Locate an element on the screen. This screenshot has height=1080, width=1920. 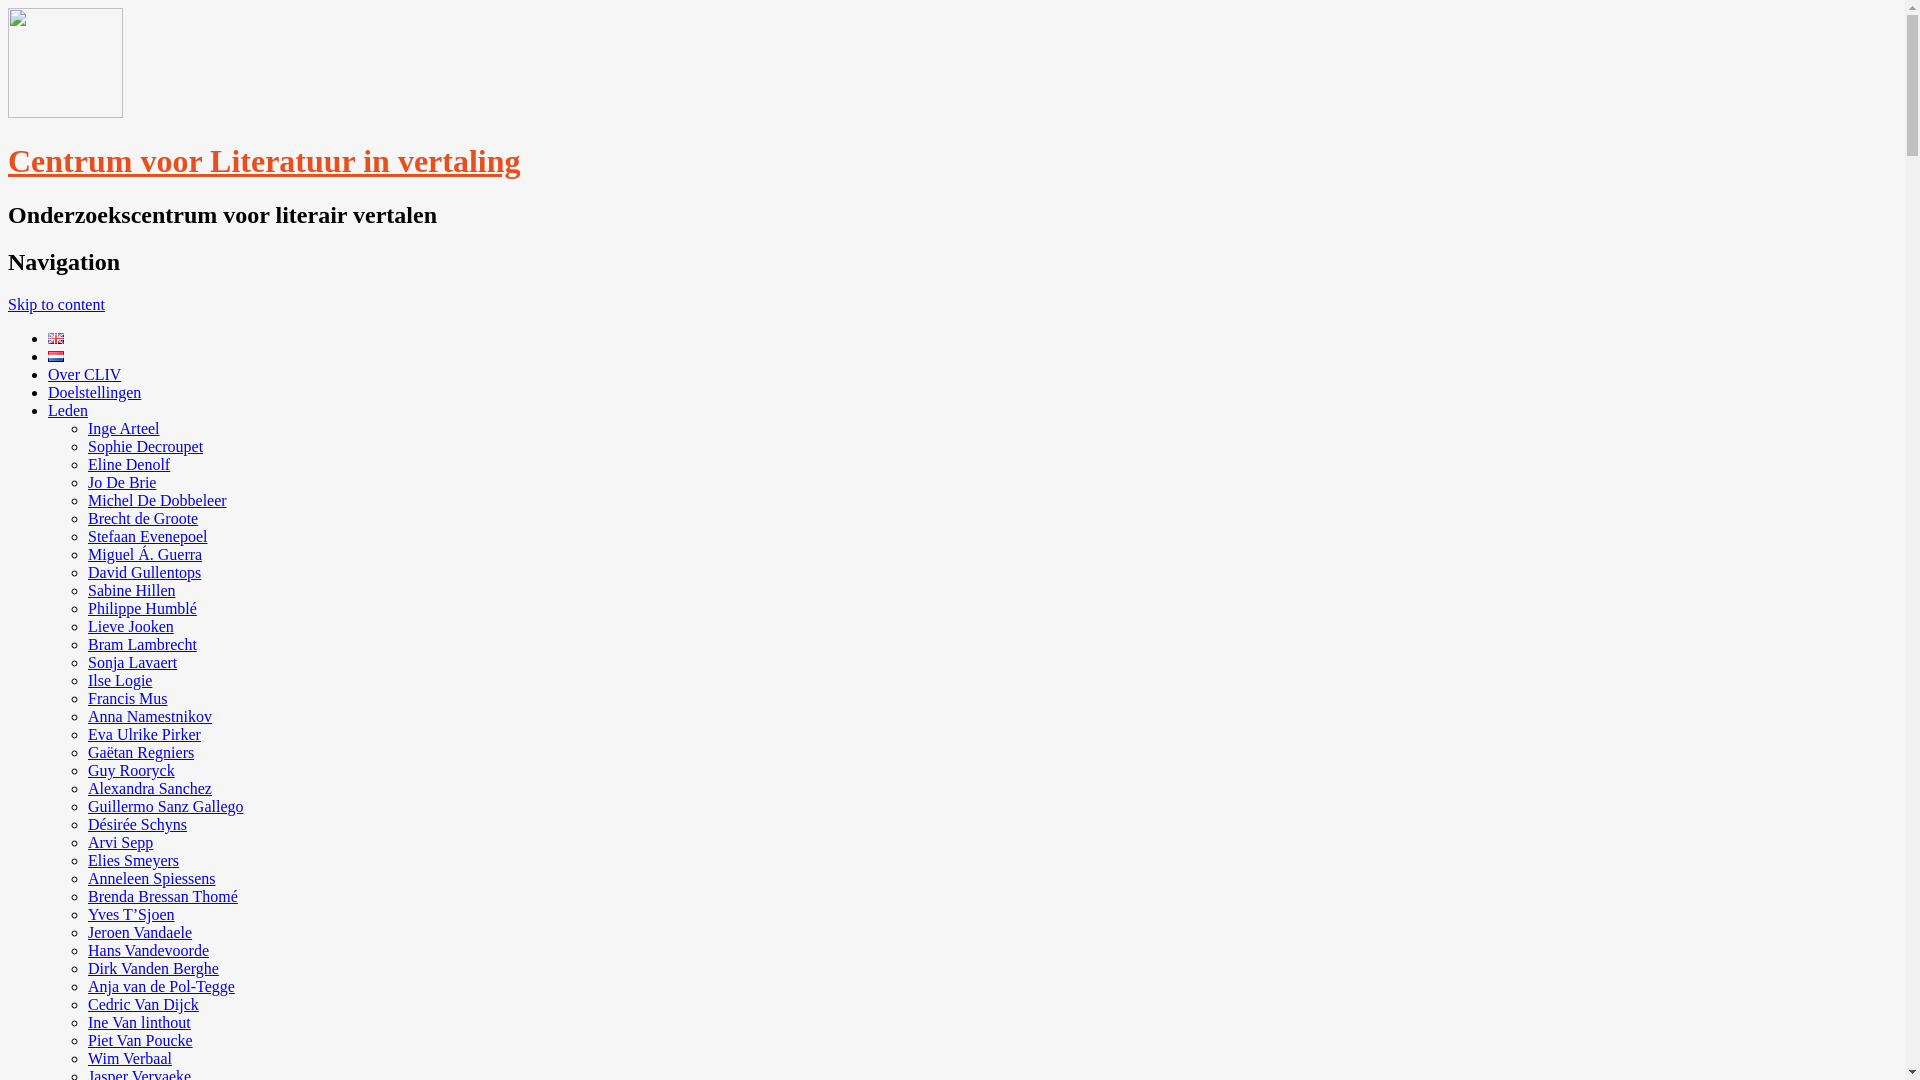
'Piet Van Poucke' is located at coordinates (139, 1039).